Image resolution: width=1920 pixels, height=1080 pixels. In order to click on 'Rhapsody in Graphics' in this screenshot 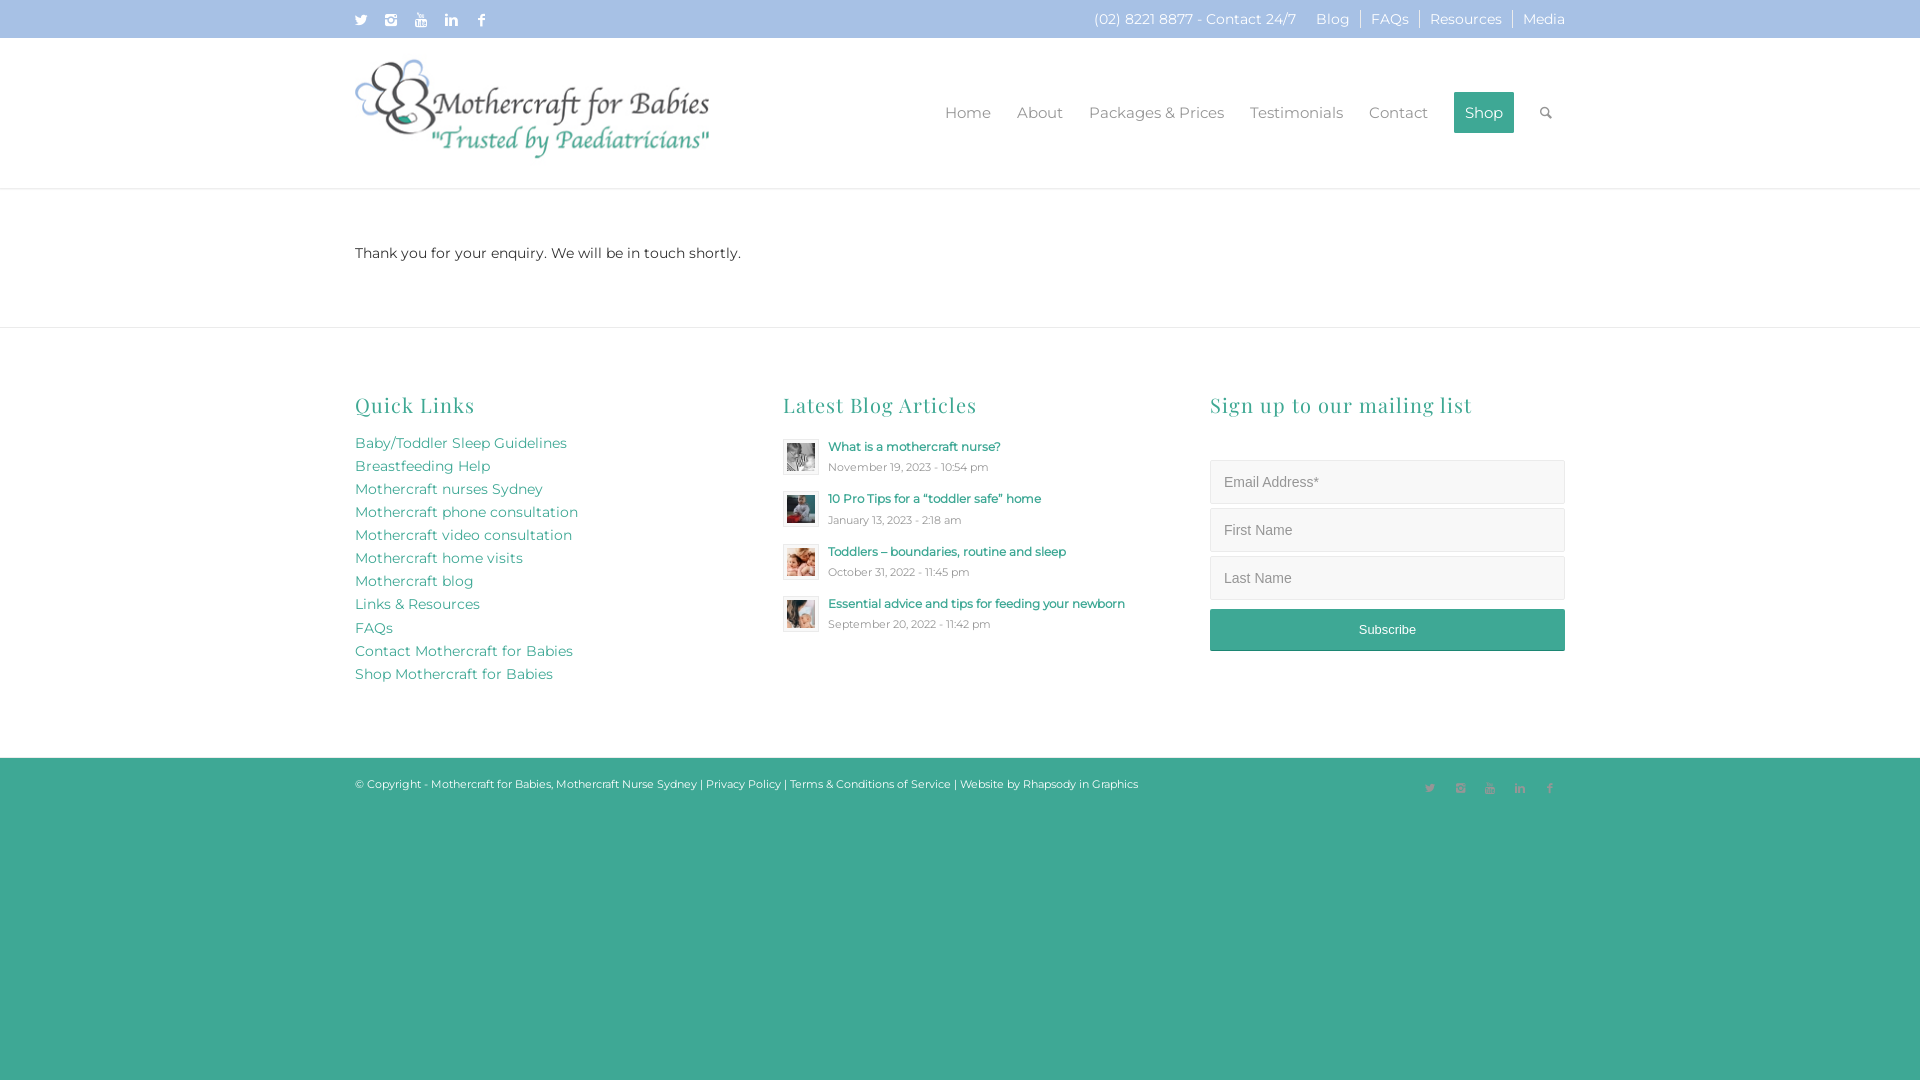, I will do `click(1079, 782)`.